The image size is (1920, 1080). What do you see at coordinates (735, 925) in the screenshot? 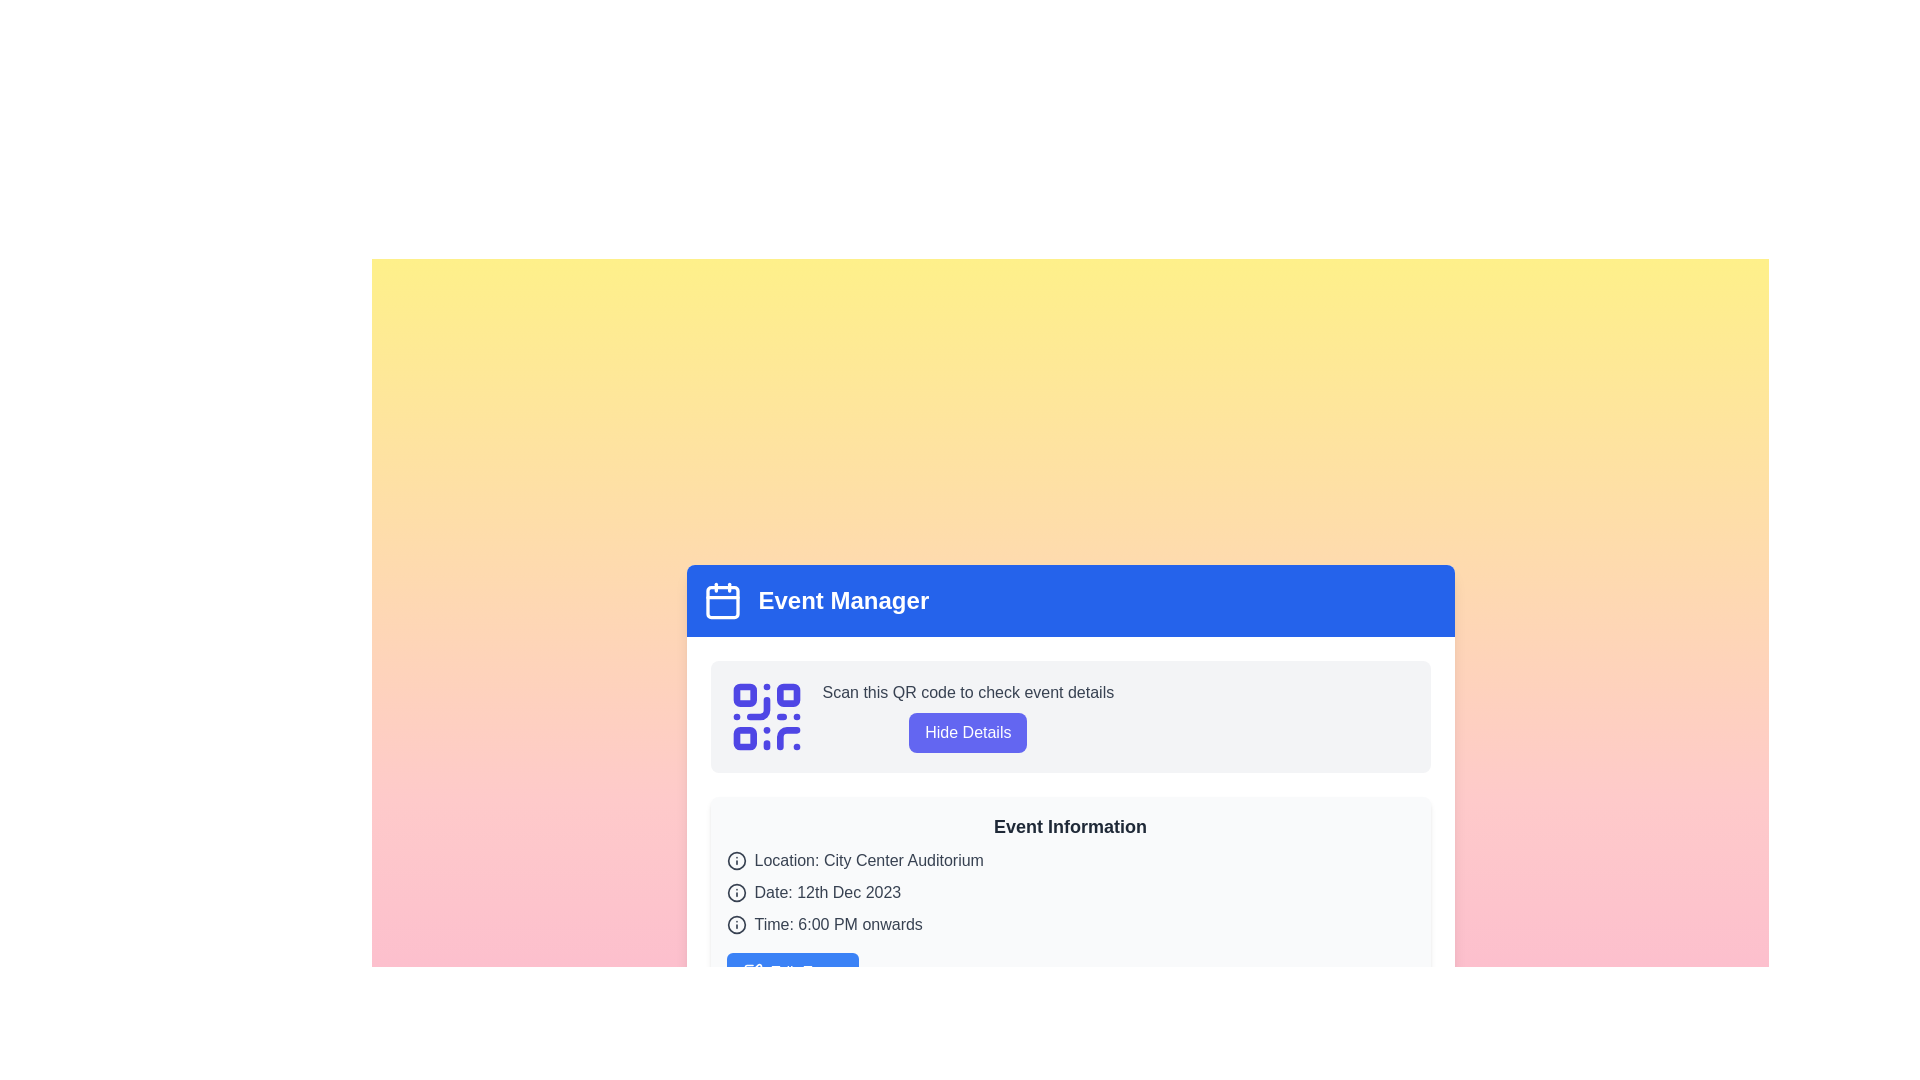
I see `the informational icon, which is a small outlined circle with an 'i' symbol, located to the left of the text 'Time: 6:00 PM onwards'` at bounding box center [735, 925].